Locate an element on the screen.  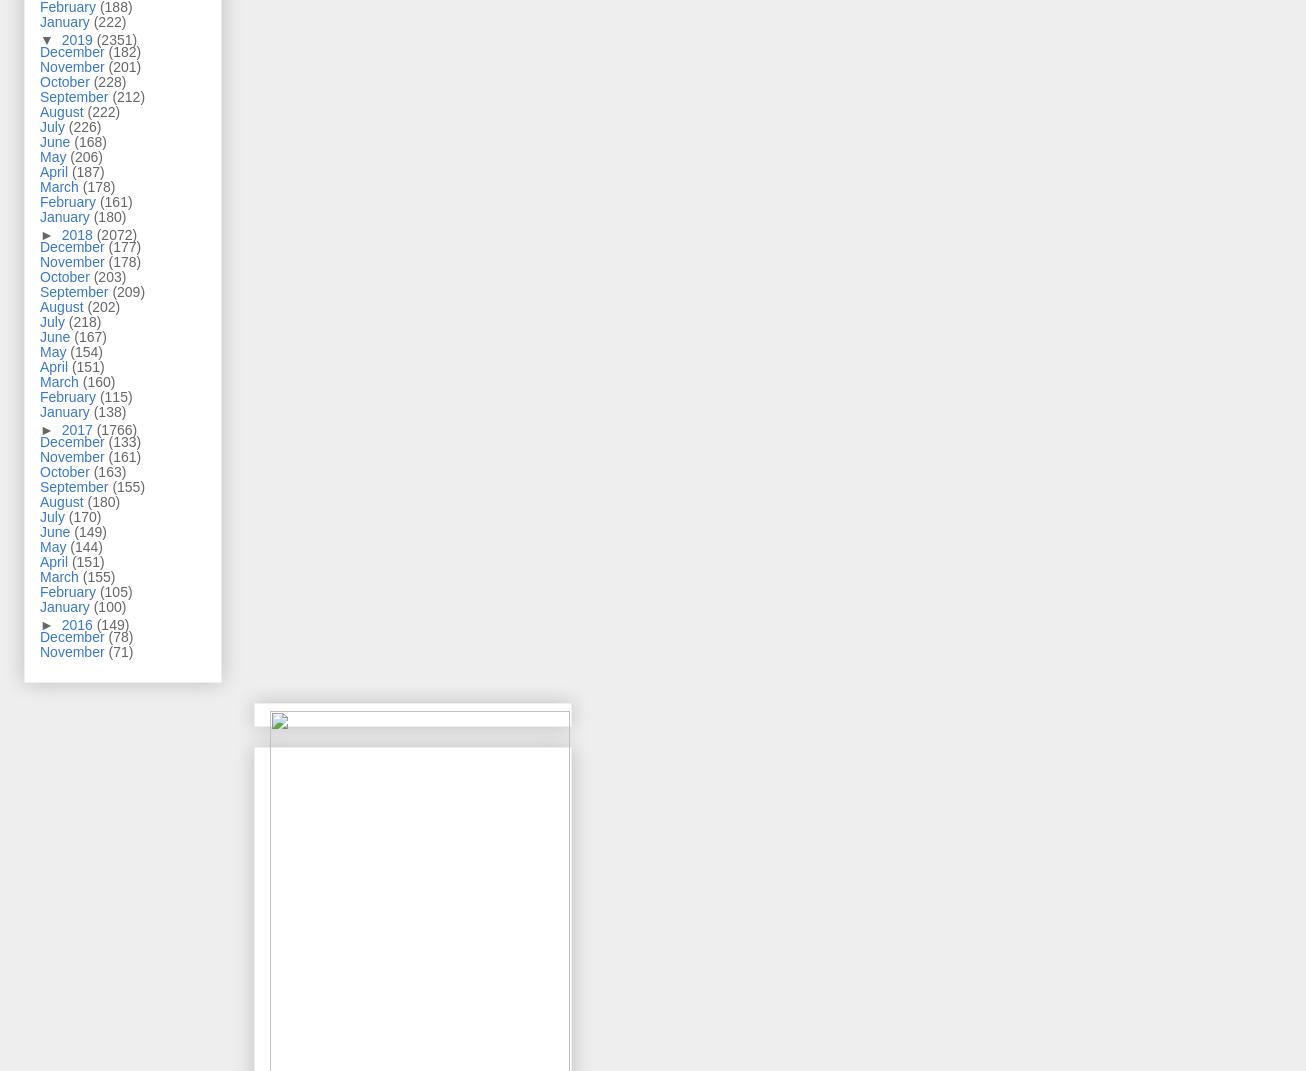
'(2072)' is located at coordinates (94, 234).